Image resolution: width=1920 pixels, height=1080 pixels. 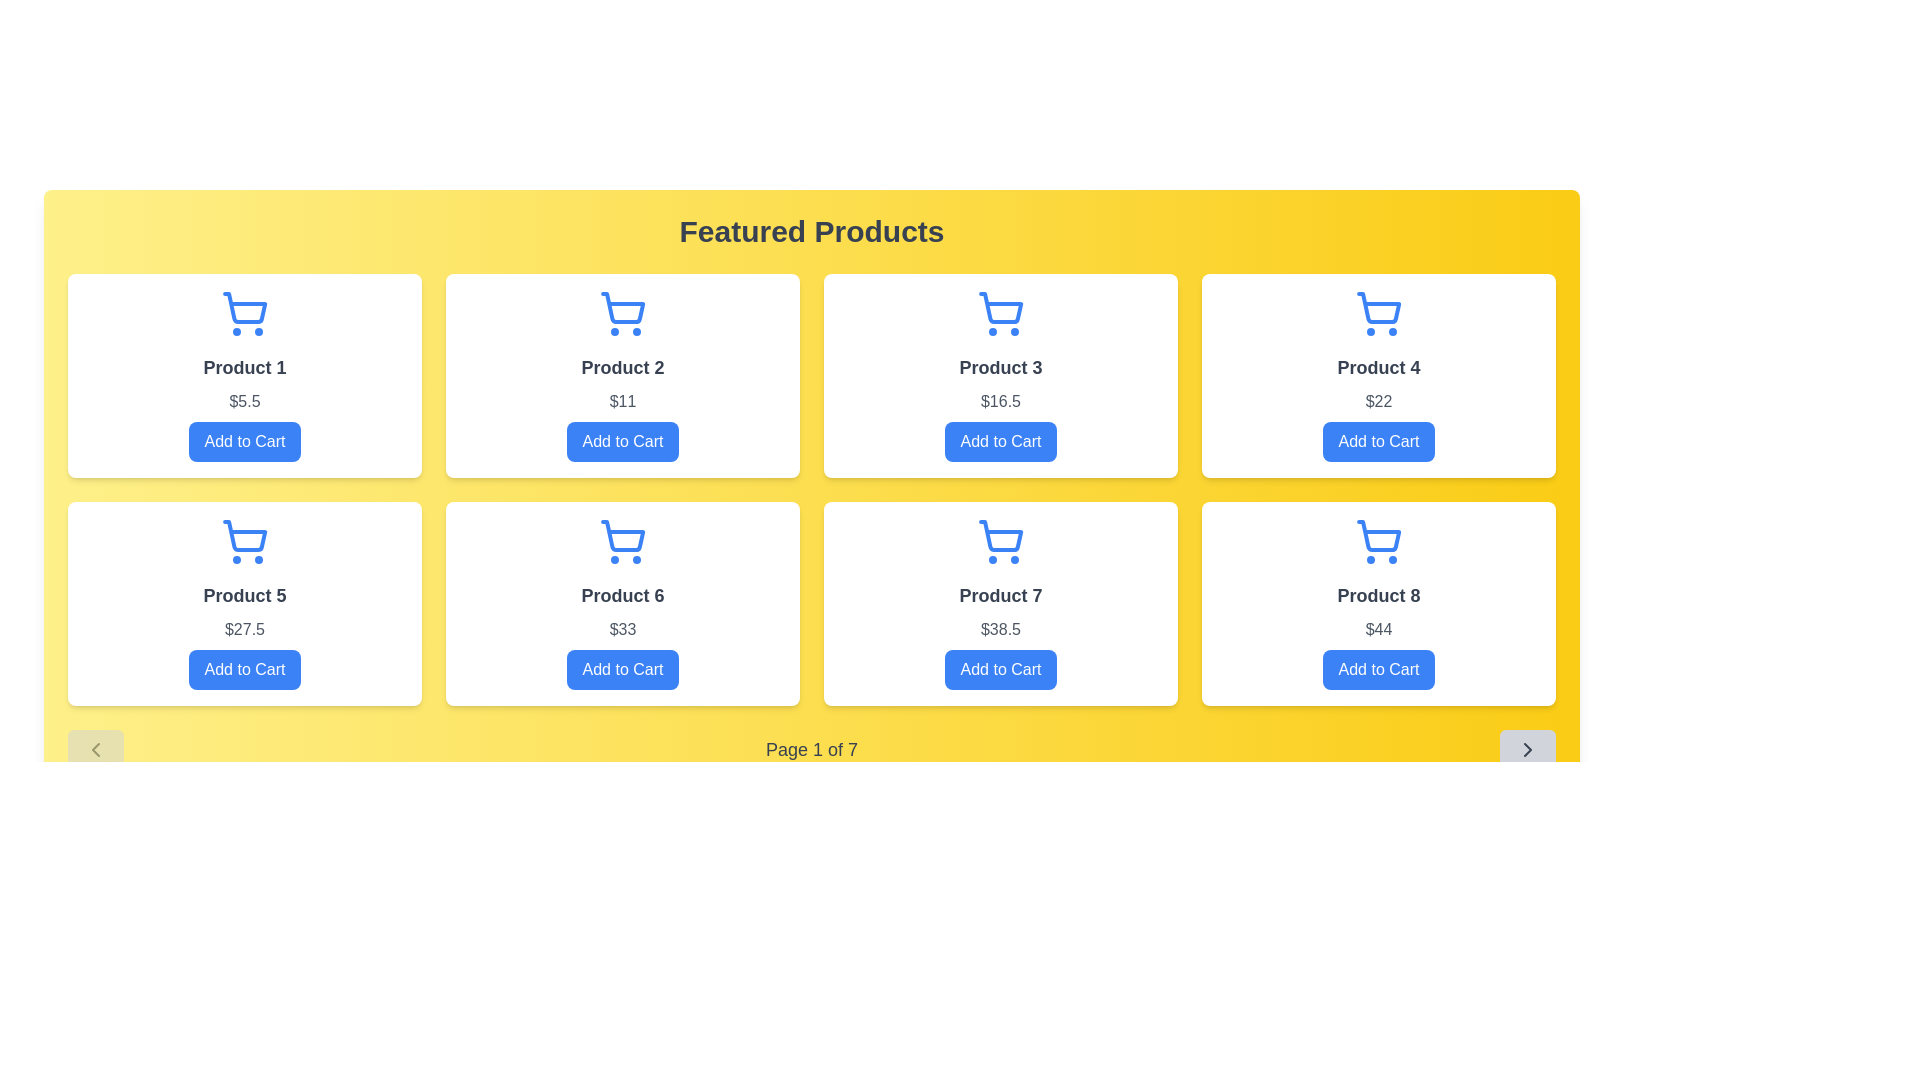 I want to click on details of the 'Product 7' card, which includes its name and price, located in the second row and third column of the grid layout, so click(x=1001, y=603).